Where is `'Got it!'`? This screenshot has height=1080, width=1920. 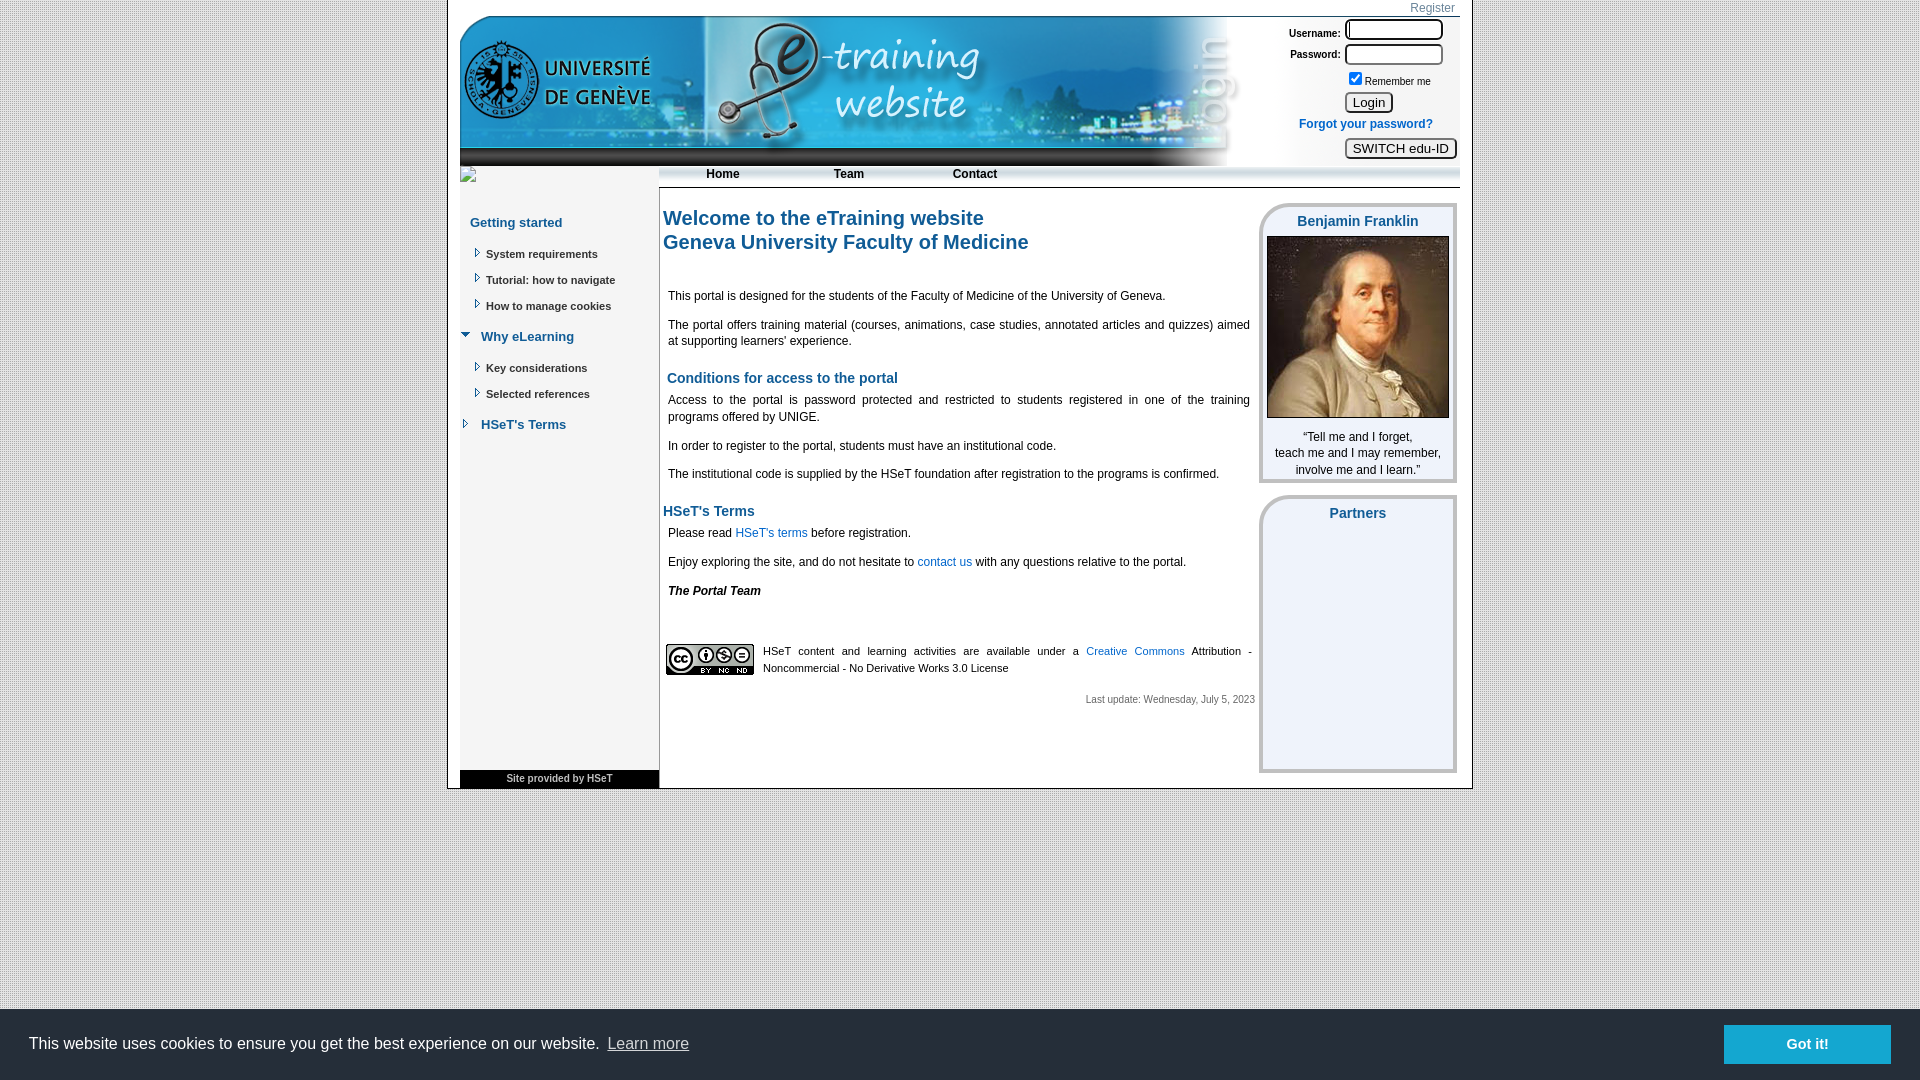
'Got it!' is located at coordinates (1722, 1043).